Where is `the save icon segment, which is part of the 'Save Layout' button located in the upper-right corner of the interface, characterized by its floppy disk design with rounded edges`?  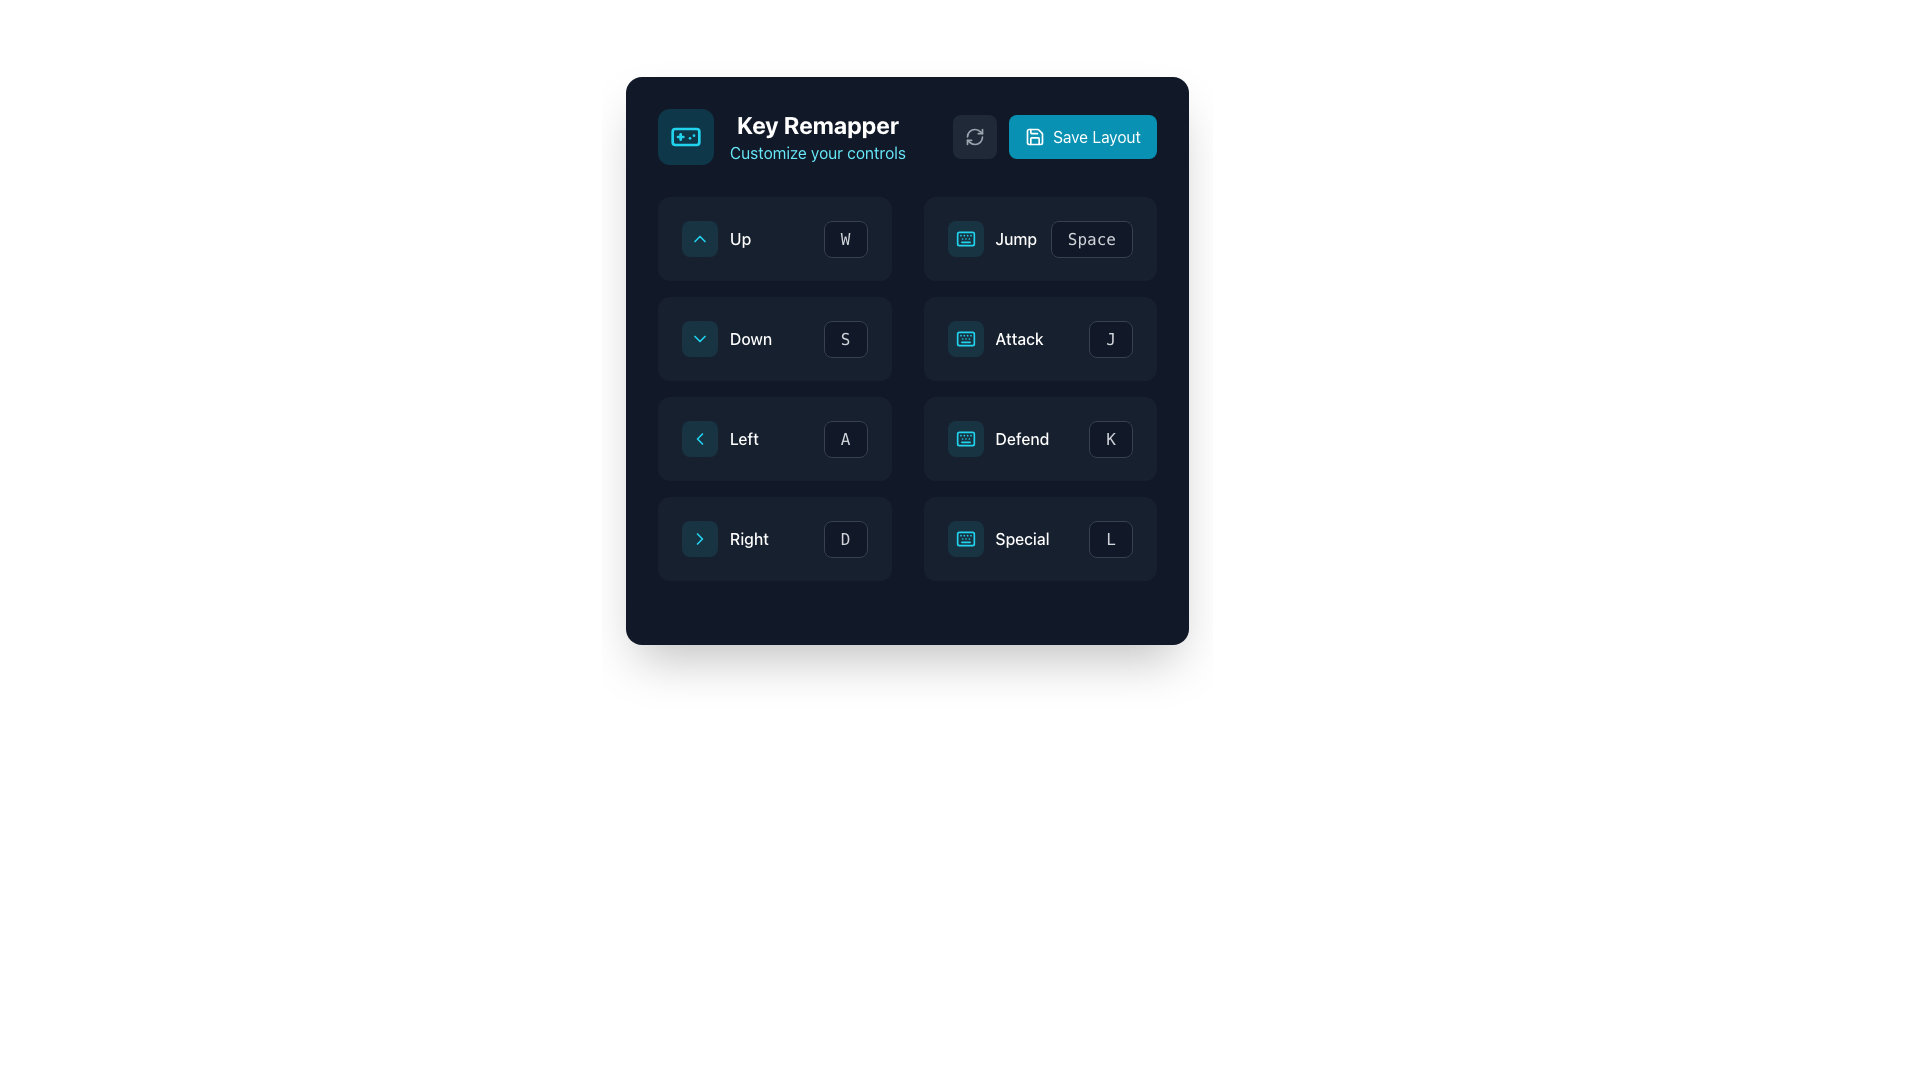
the save icon segment, which is part of the 'Save Layout' button located in the upper-right corner of the interface, characterized by its floppy disk design with rounded edges is located at coordinates (1035, 136).